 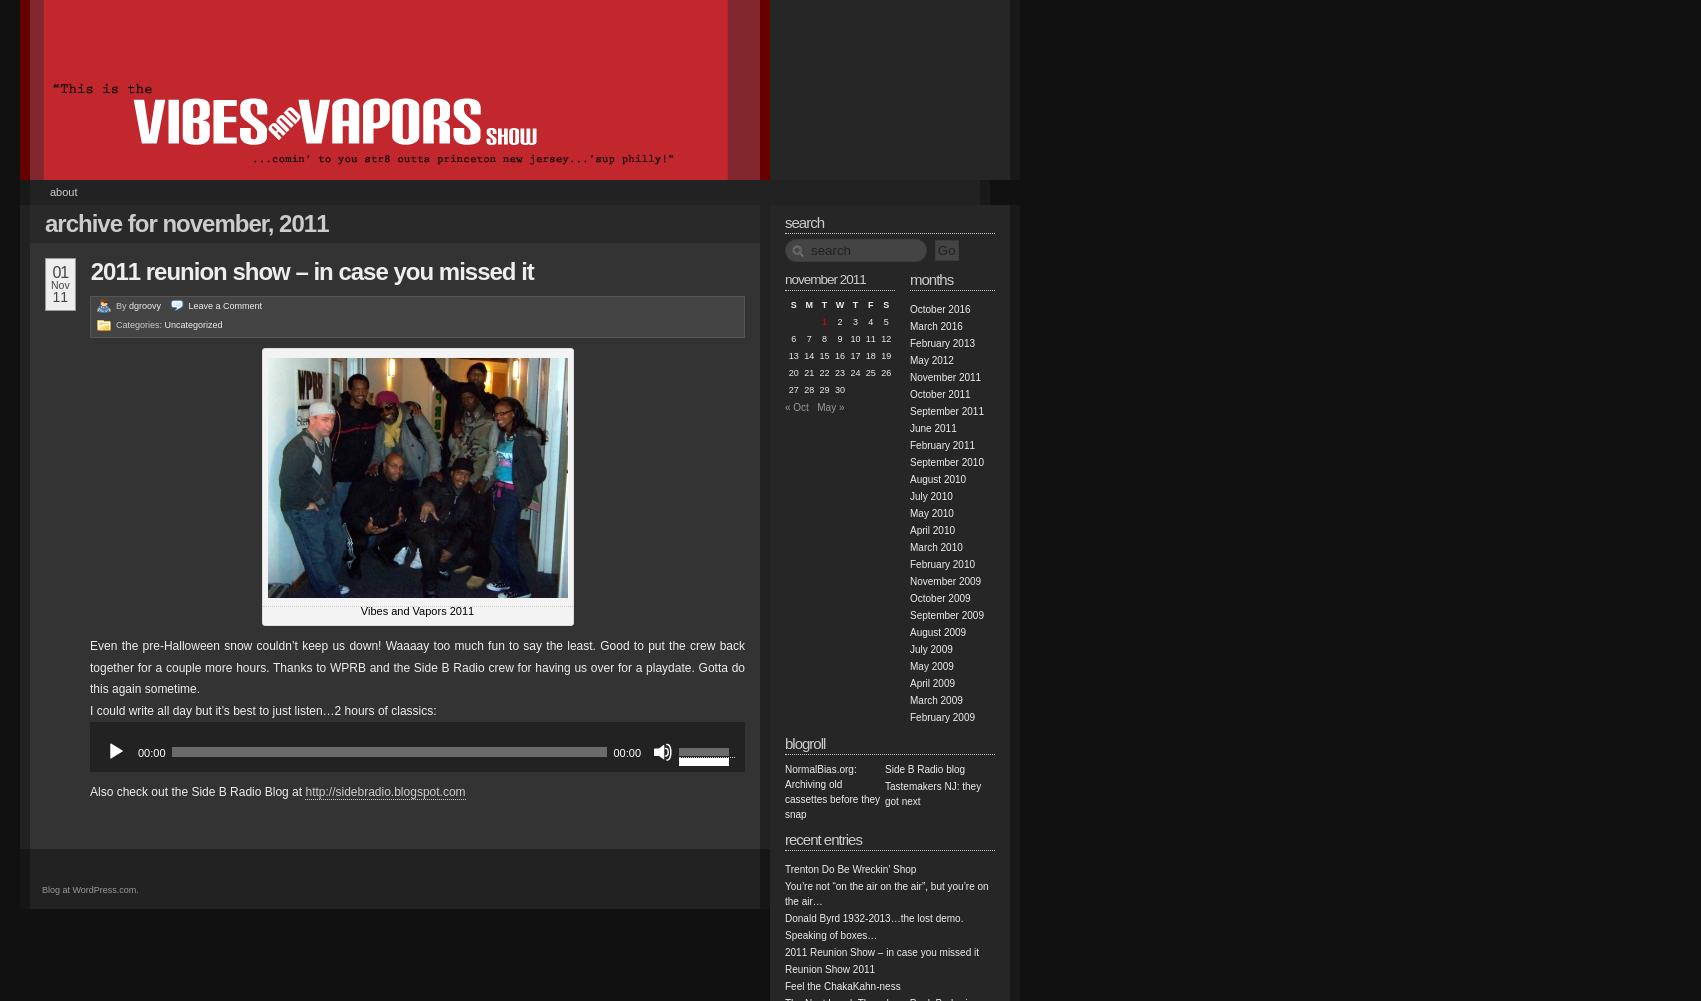 I want to click on 'February 2010', so click(x=941, y=563).